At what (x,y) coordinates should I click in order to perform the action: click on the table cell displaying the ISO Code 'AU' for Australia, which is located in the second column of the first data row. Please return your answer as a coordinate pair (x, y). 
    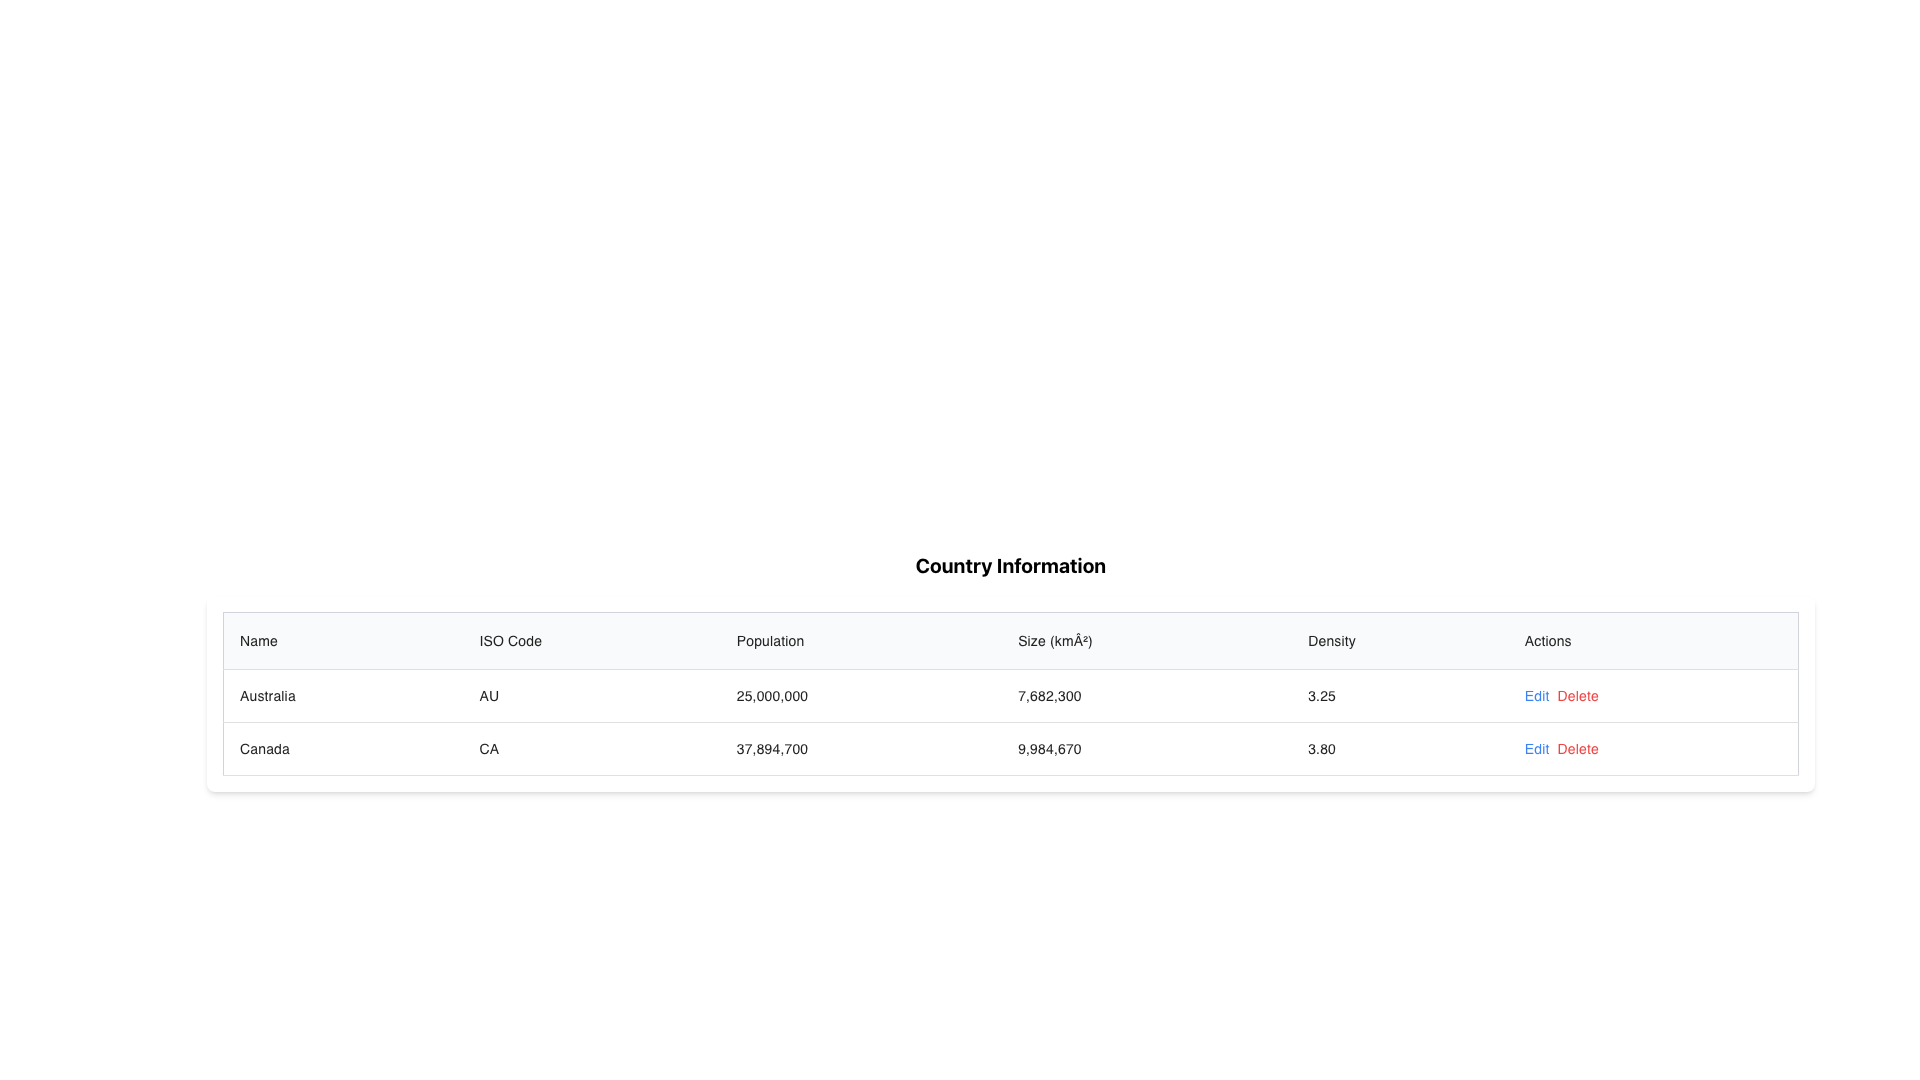
    Looking at the image, I should click on (591, 695).